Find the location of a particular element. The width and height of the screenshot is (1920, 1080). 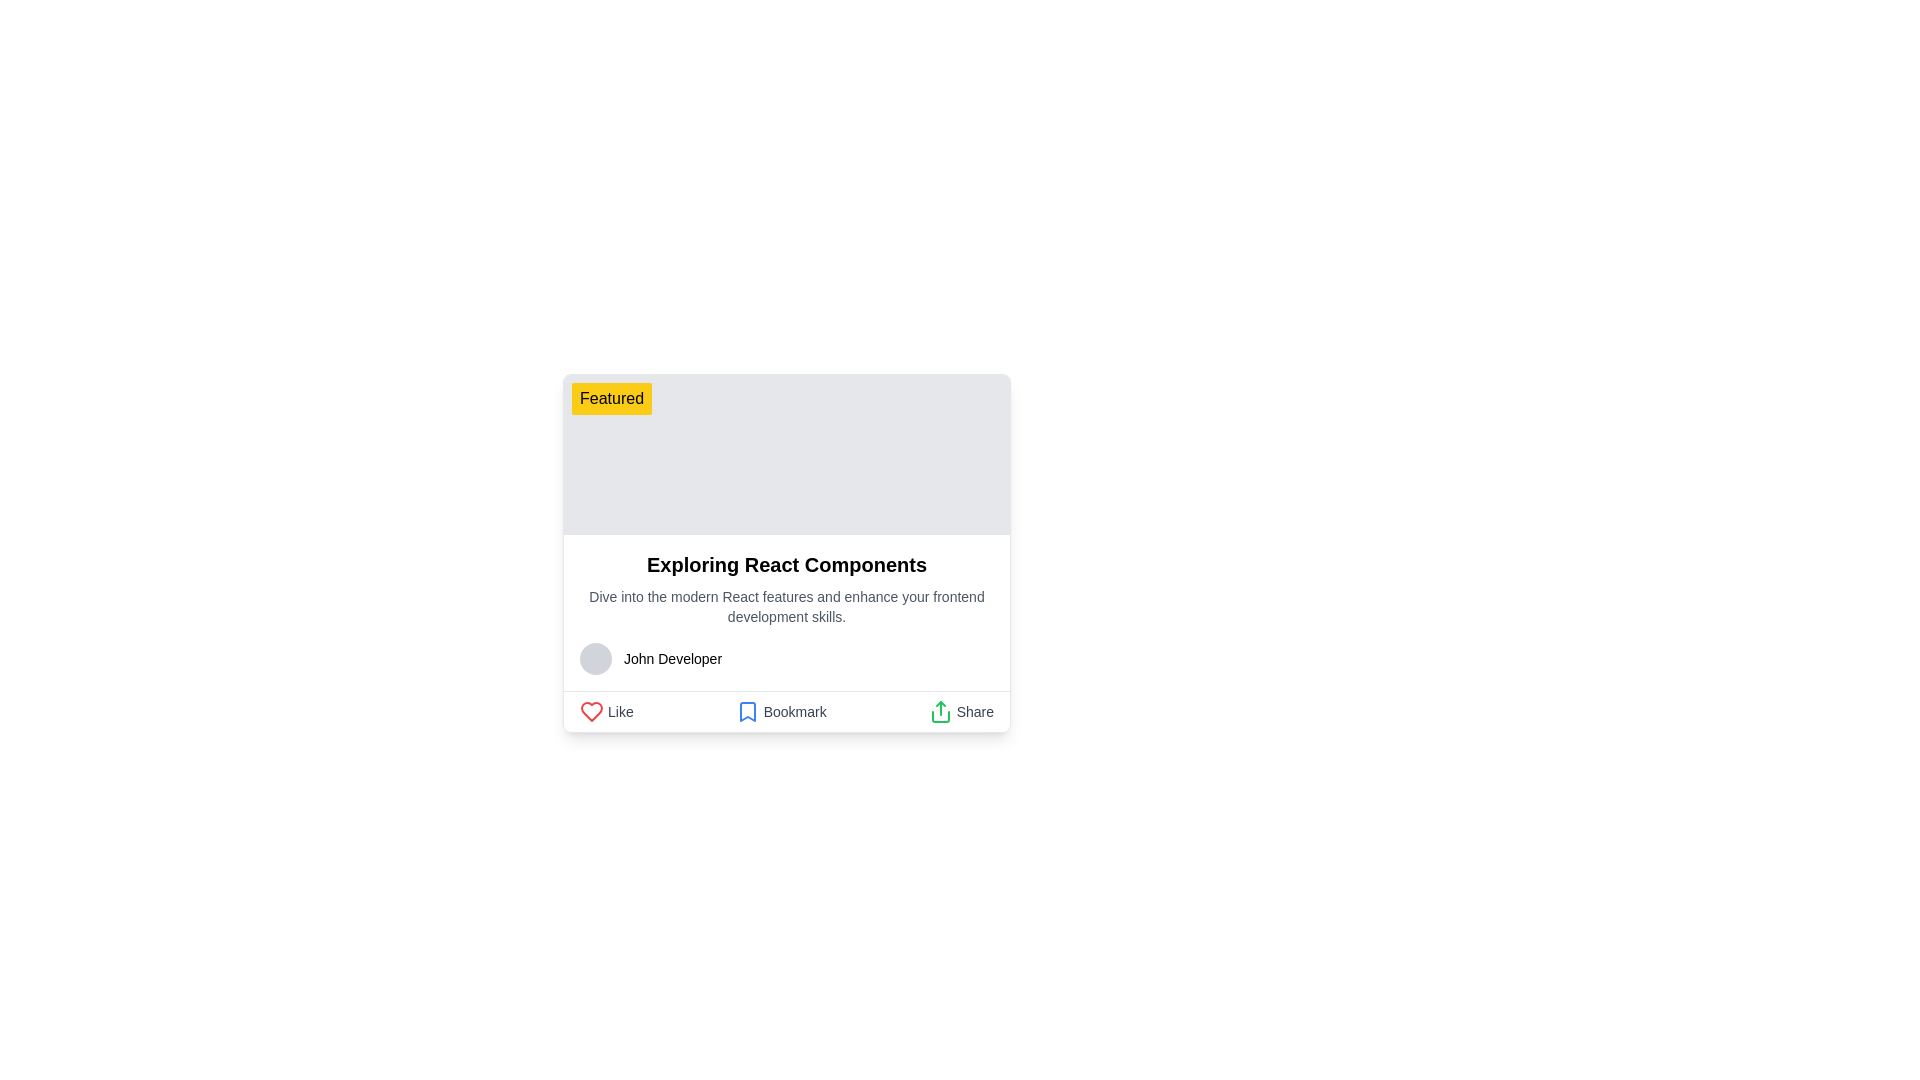

the heart-shaped icon located at the bottom left corner of the card component is located at coordinates (590, 711).